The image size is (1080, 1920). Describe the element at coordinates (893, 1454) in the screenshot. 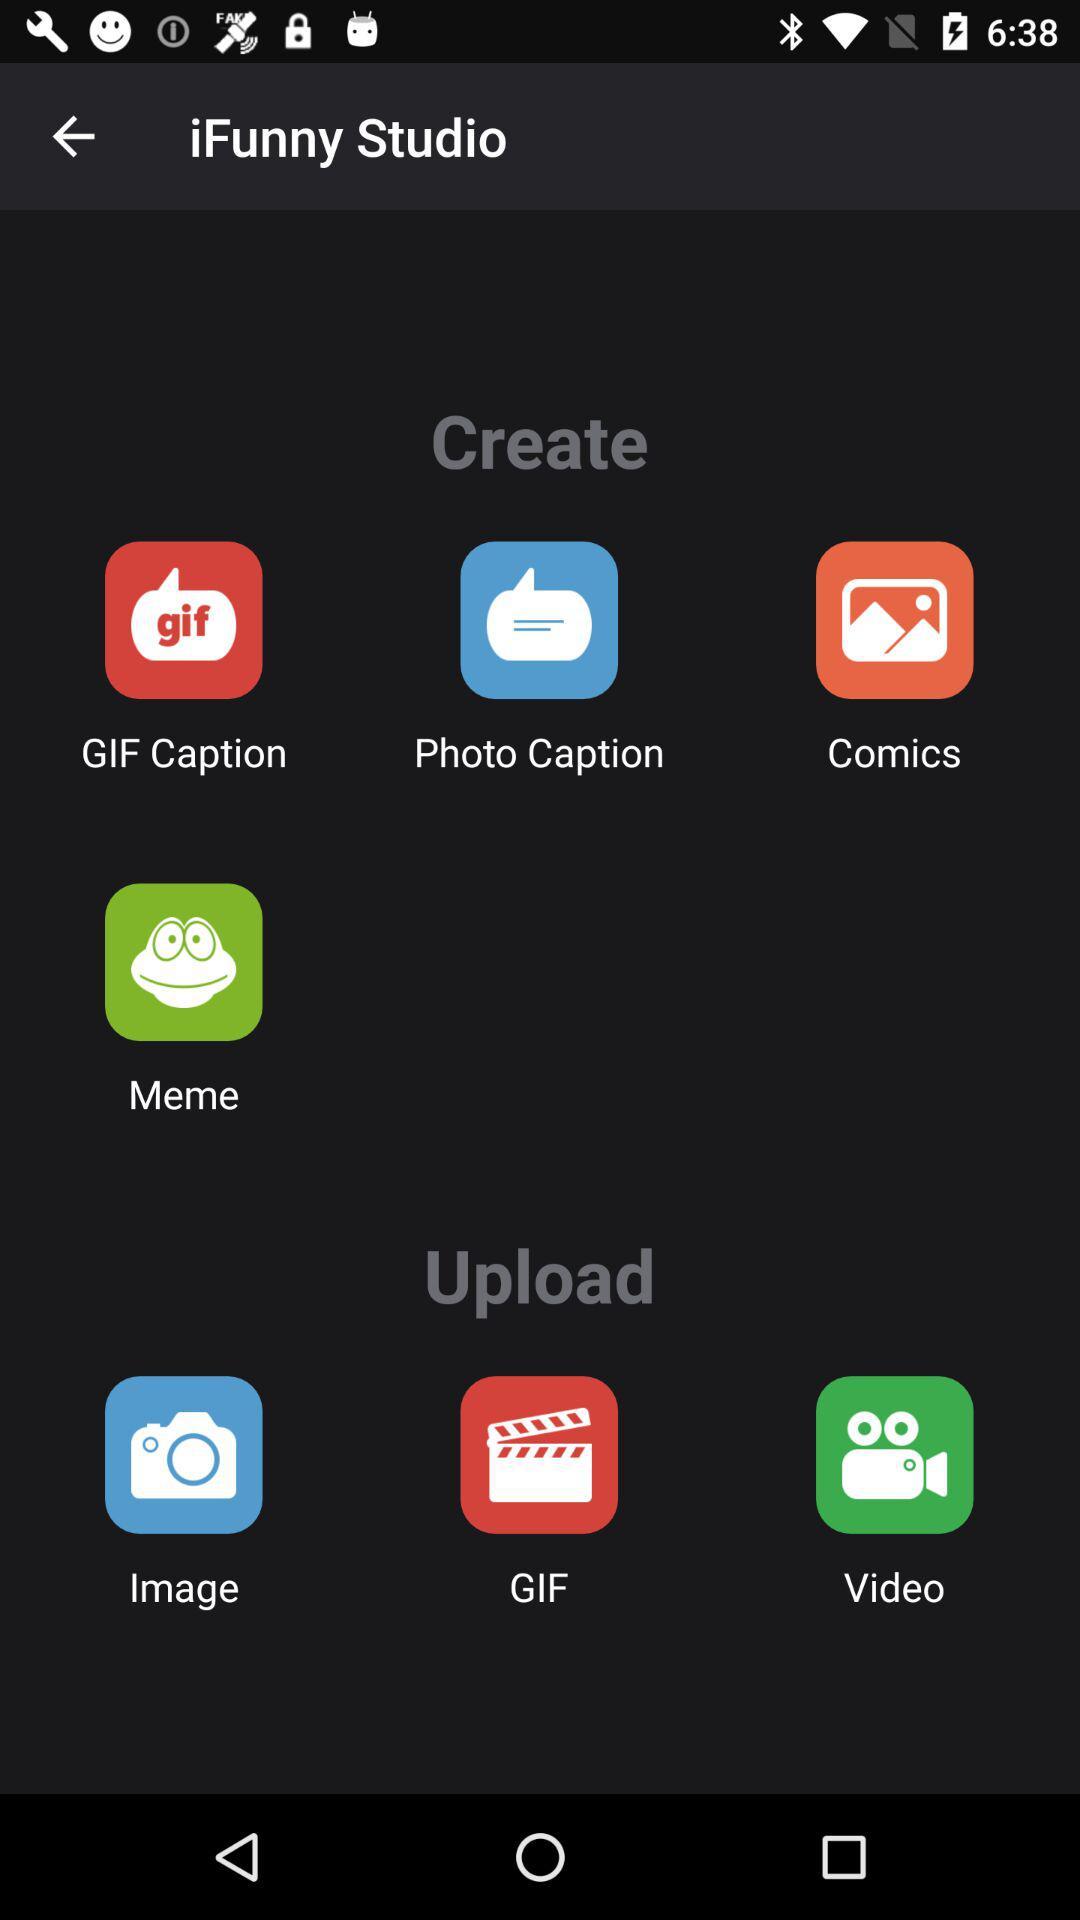

I see `the videocam icon` at that location.